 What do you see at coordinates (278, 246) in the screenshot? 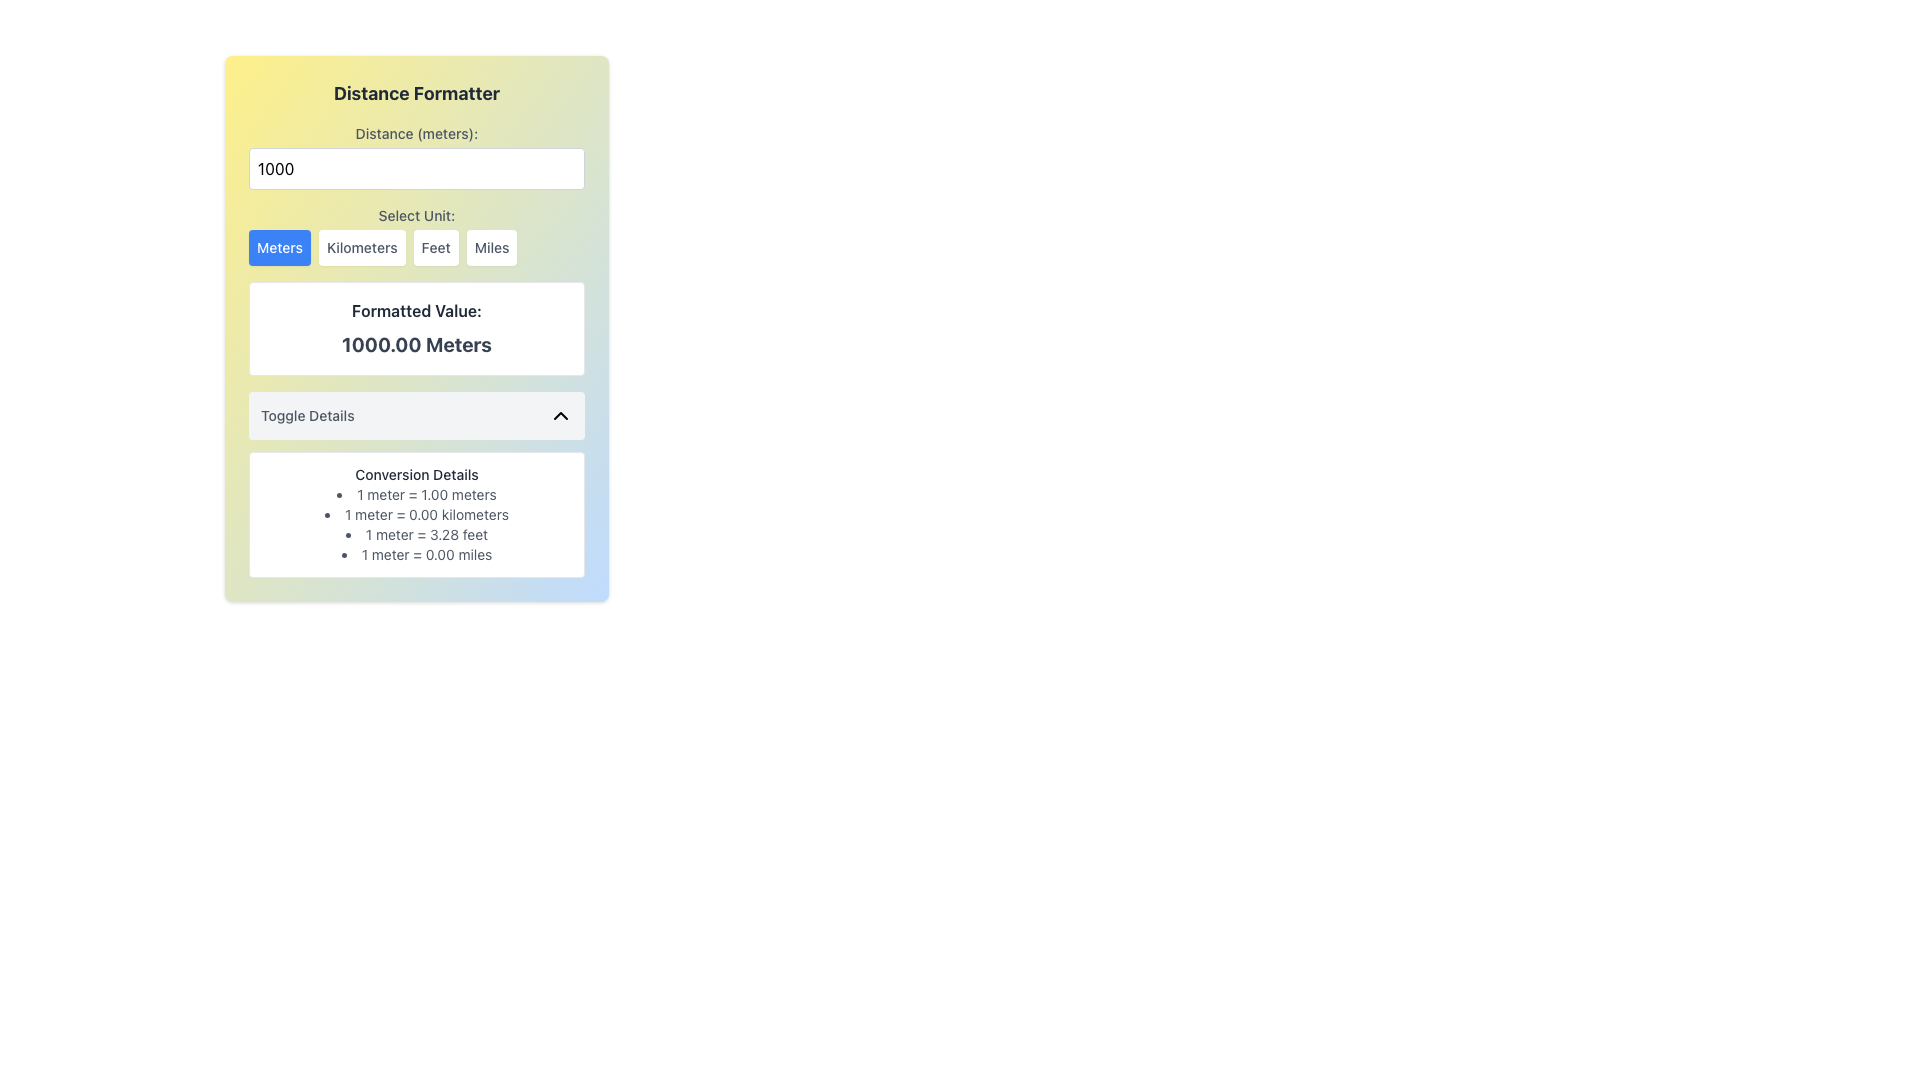
I see `the button` at bounding box center [278, 246].